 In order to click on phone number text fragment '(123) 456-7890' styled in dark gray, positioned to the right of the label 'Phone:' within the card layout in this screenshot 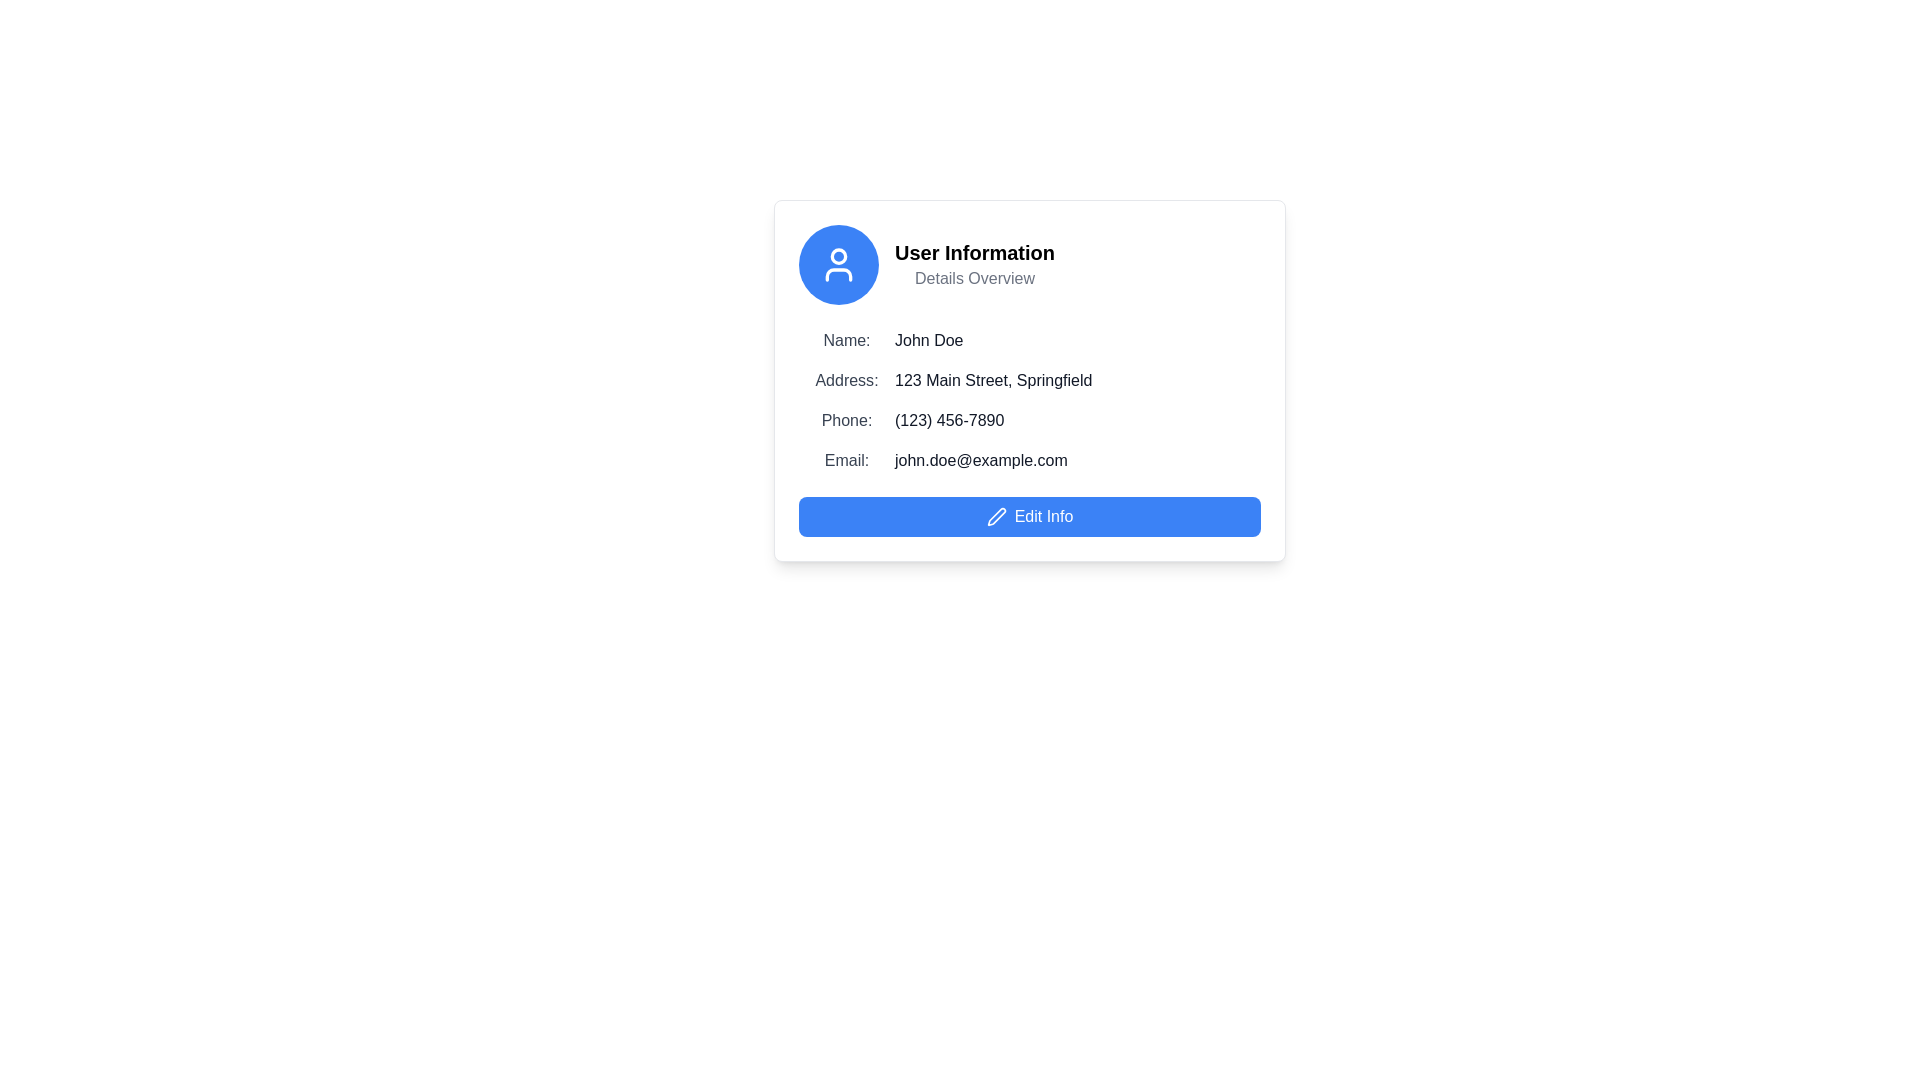, I will do `click(948, 419)`.